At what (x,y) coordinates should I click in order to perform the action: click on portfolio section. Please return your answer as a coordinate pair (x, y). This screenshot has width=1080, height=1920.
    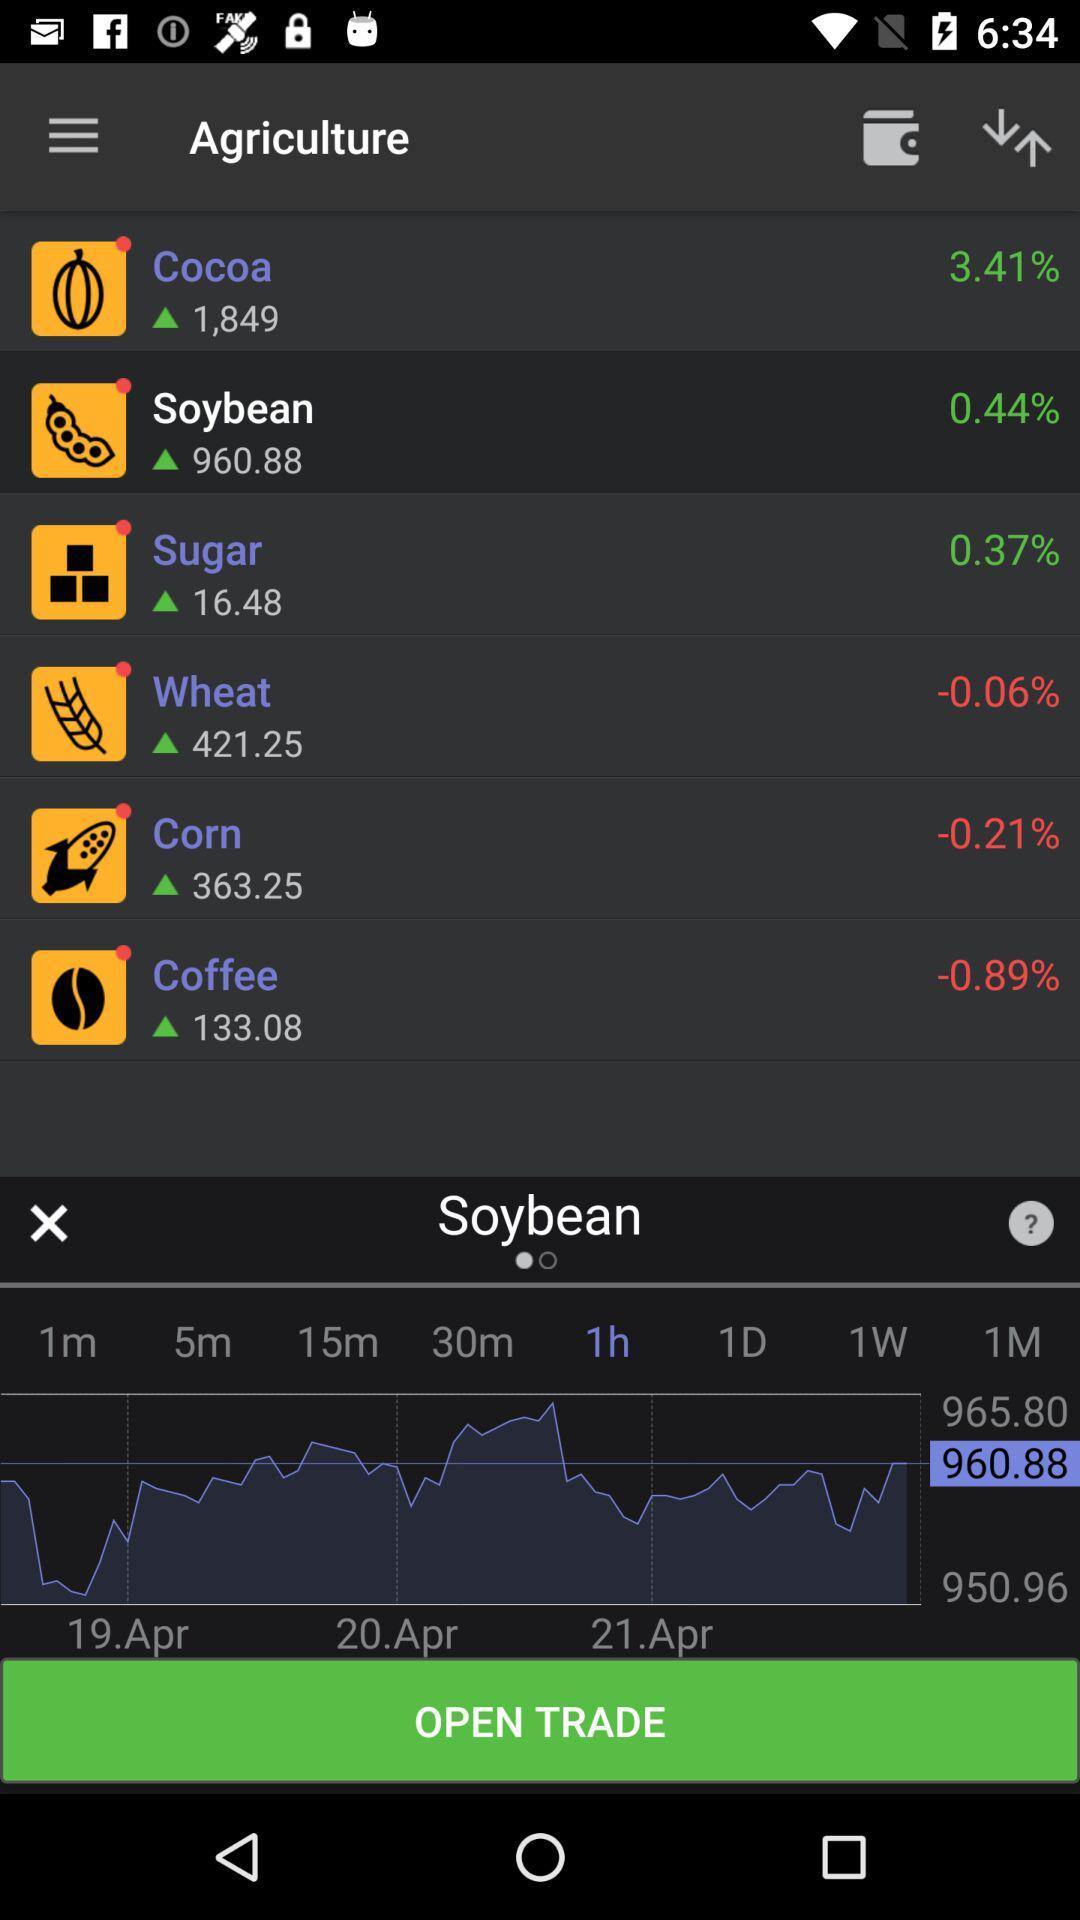
    Looking at the image, I should click on (890, 135).